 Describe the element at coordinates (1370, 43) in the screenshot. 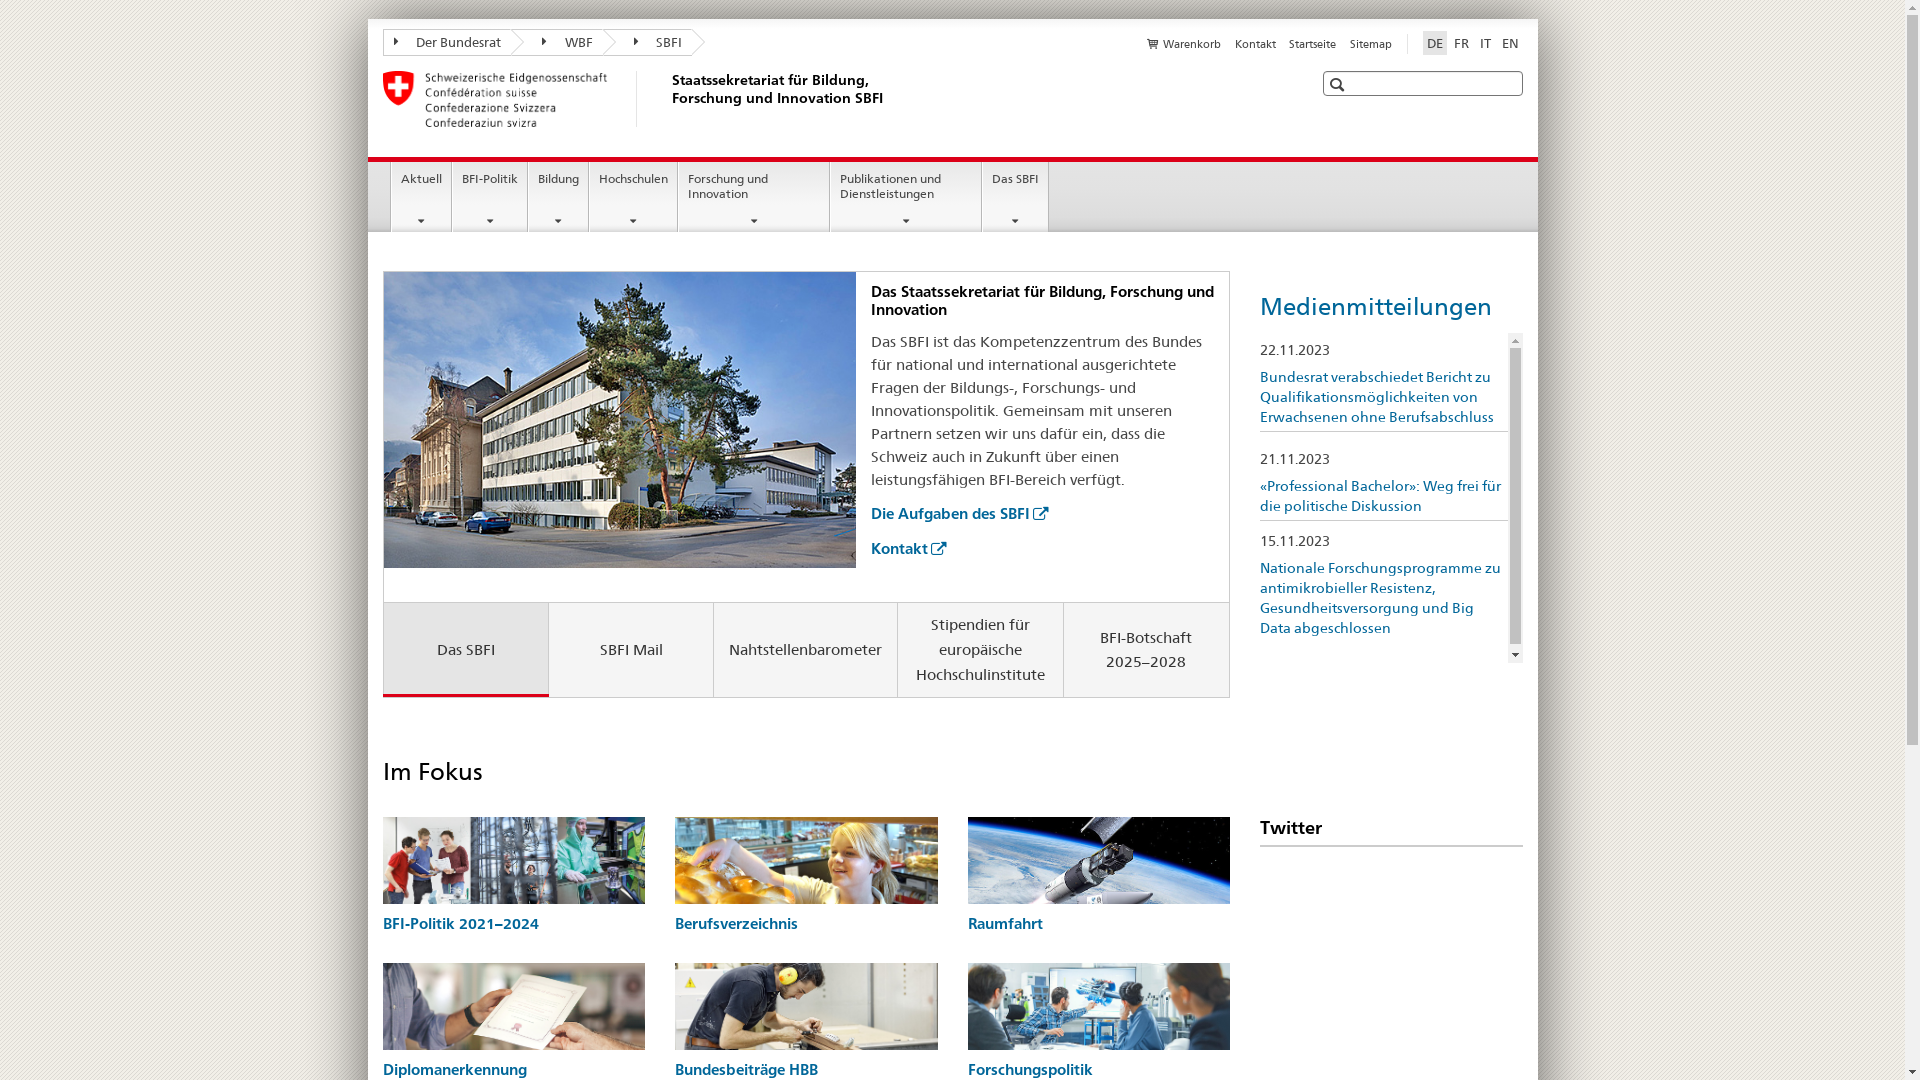

I see `'Sitemap'` at that location.